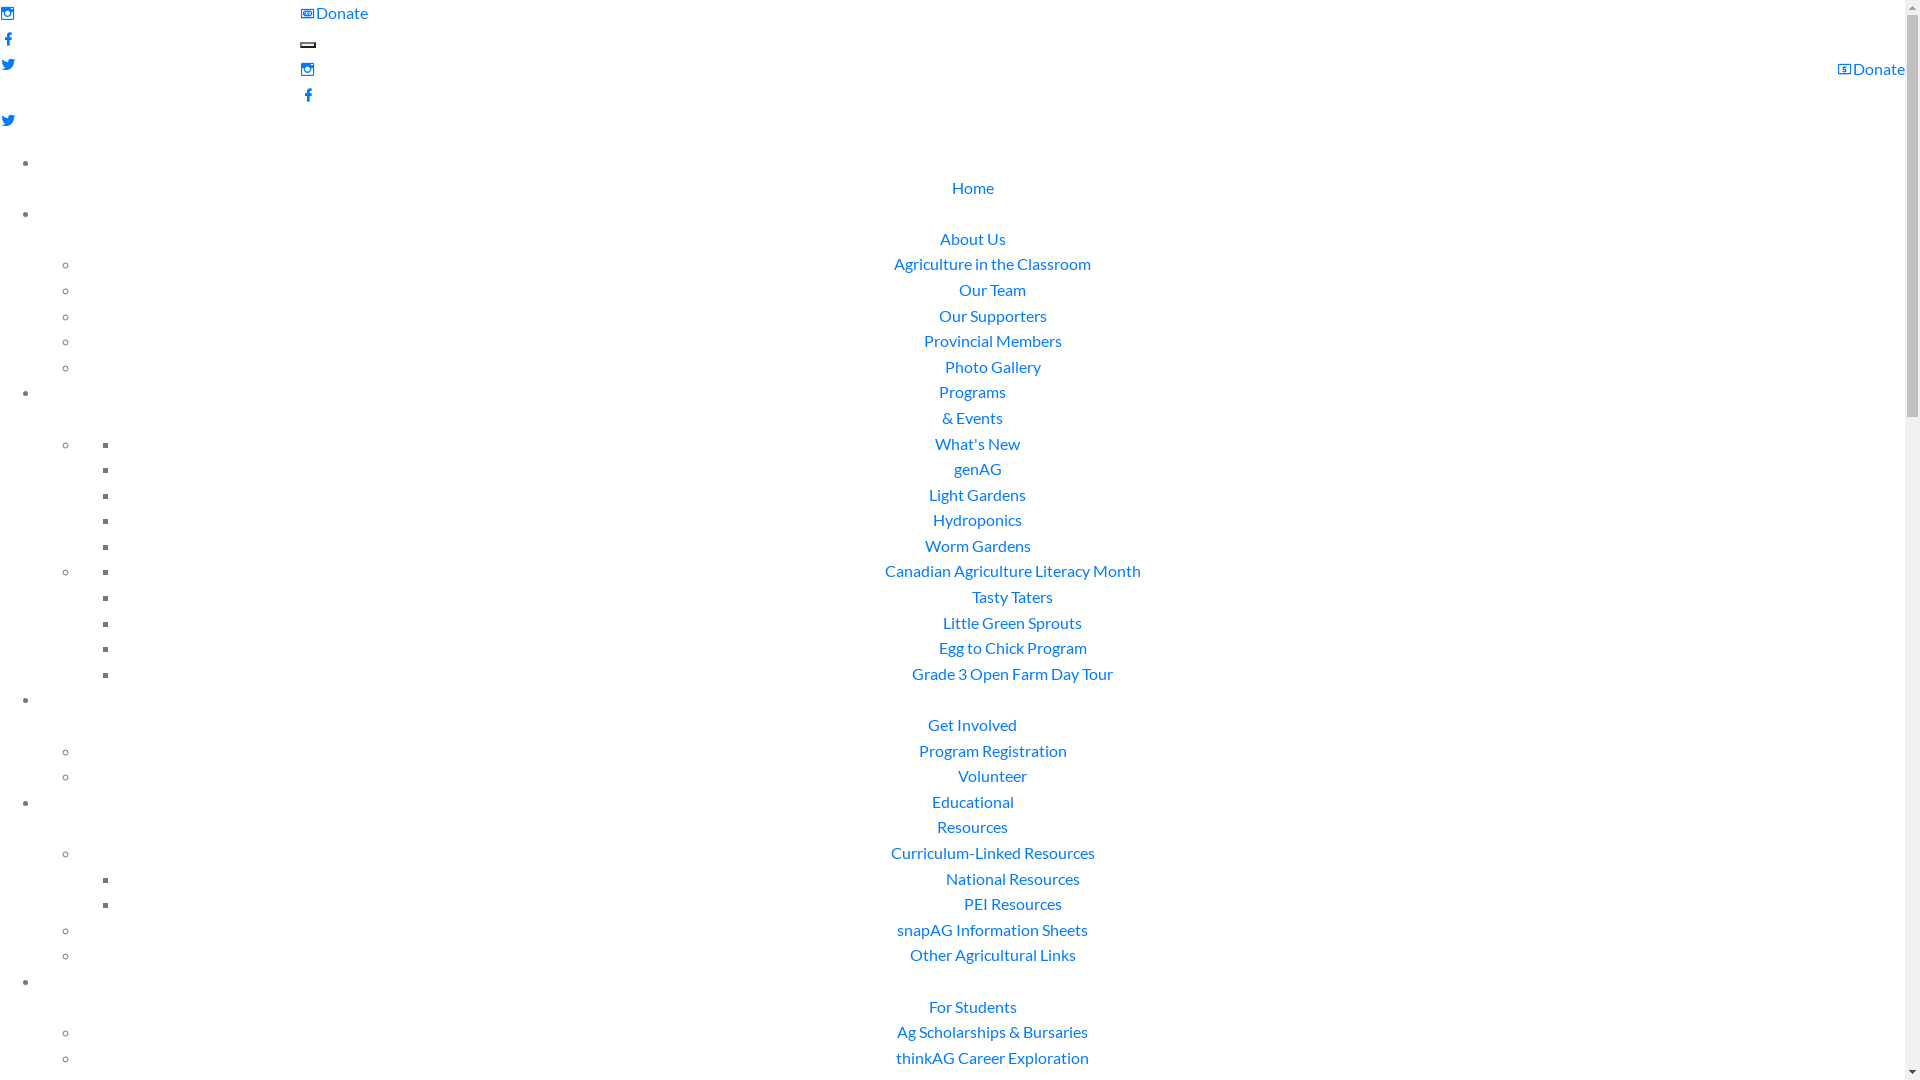  I want to click on 'thinkAG Career Exploration', so click(992, 1056).